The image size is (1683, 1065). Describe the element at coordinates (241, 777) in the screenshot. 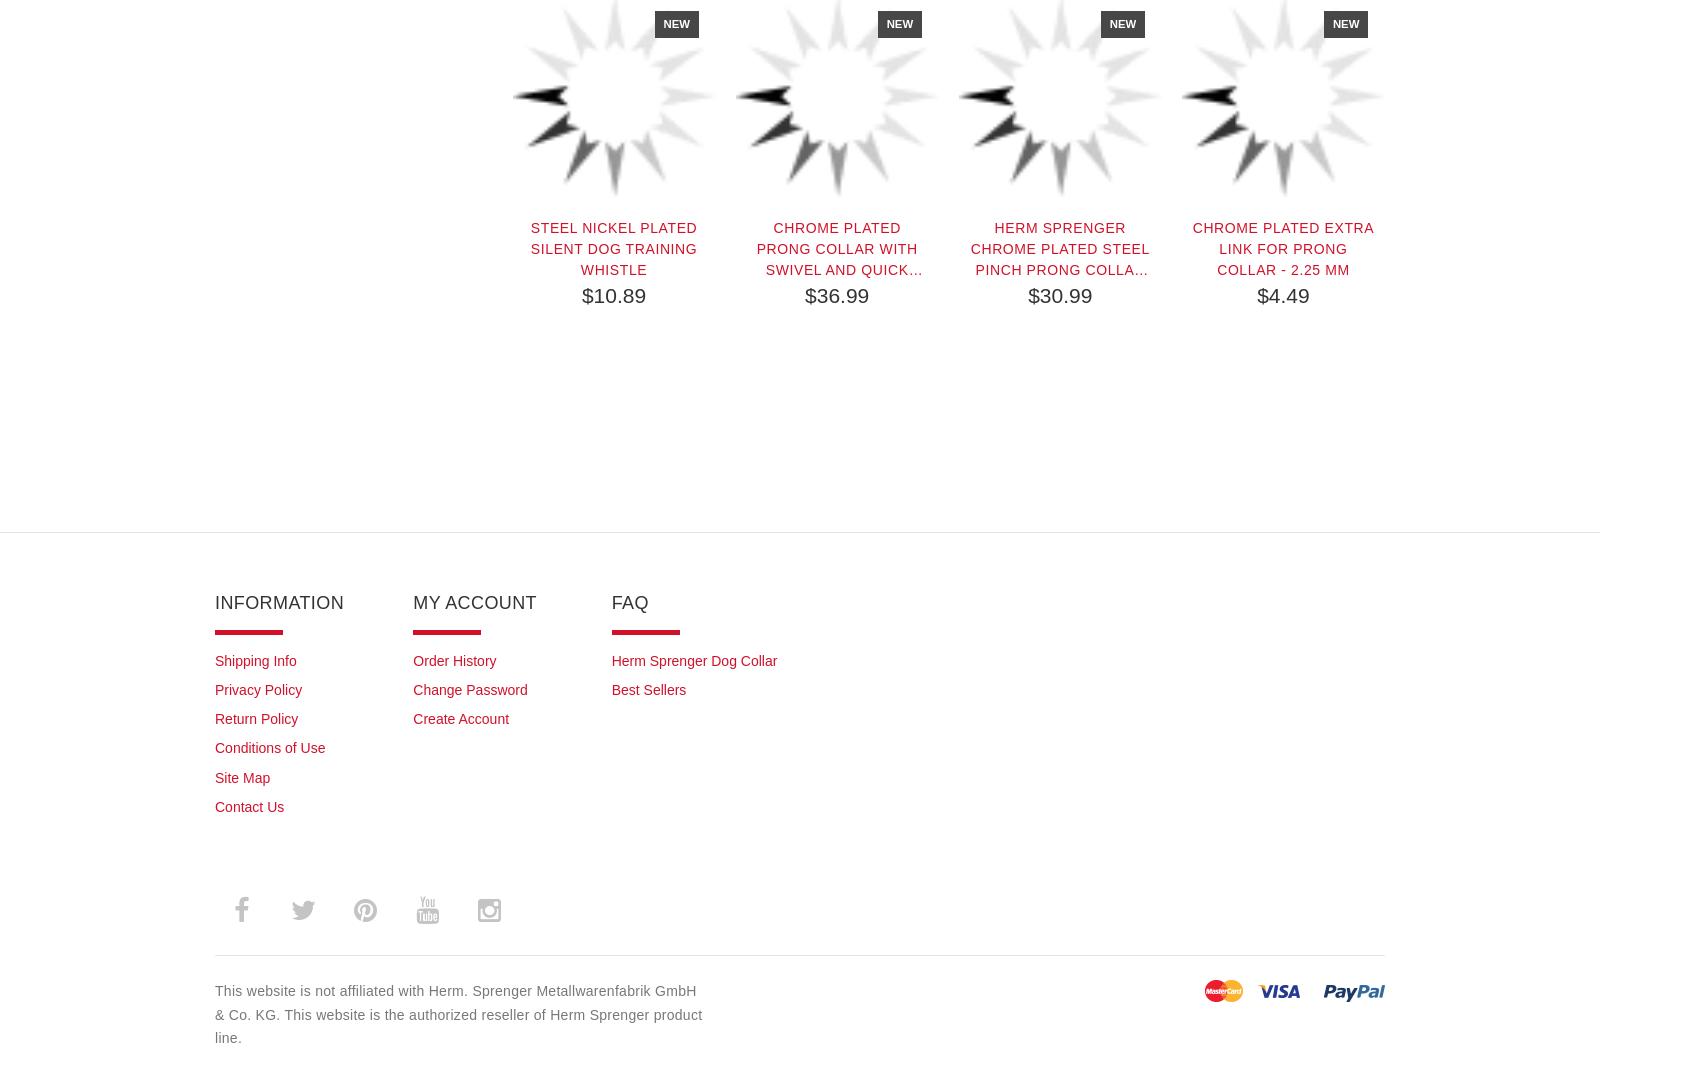

I see `'Site Map'` at that location.